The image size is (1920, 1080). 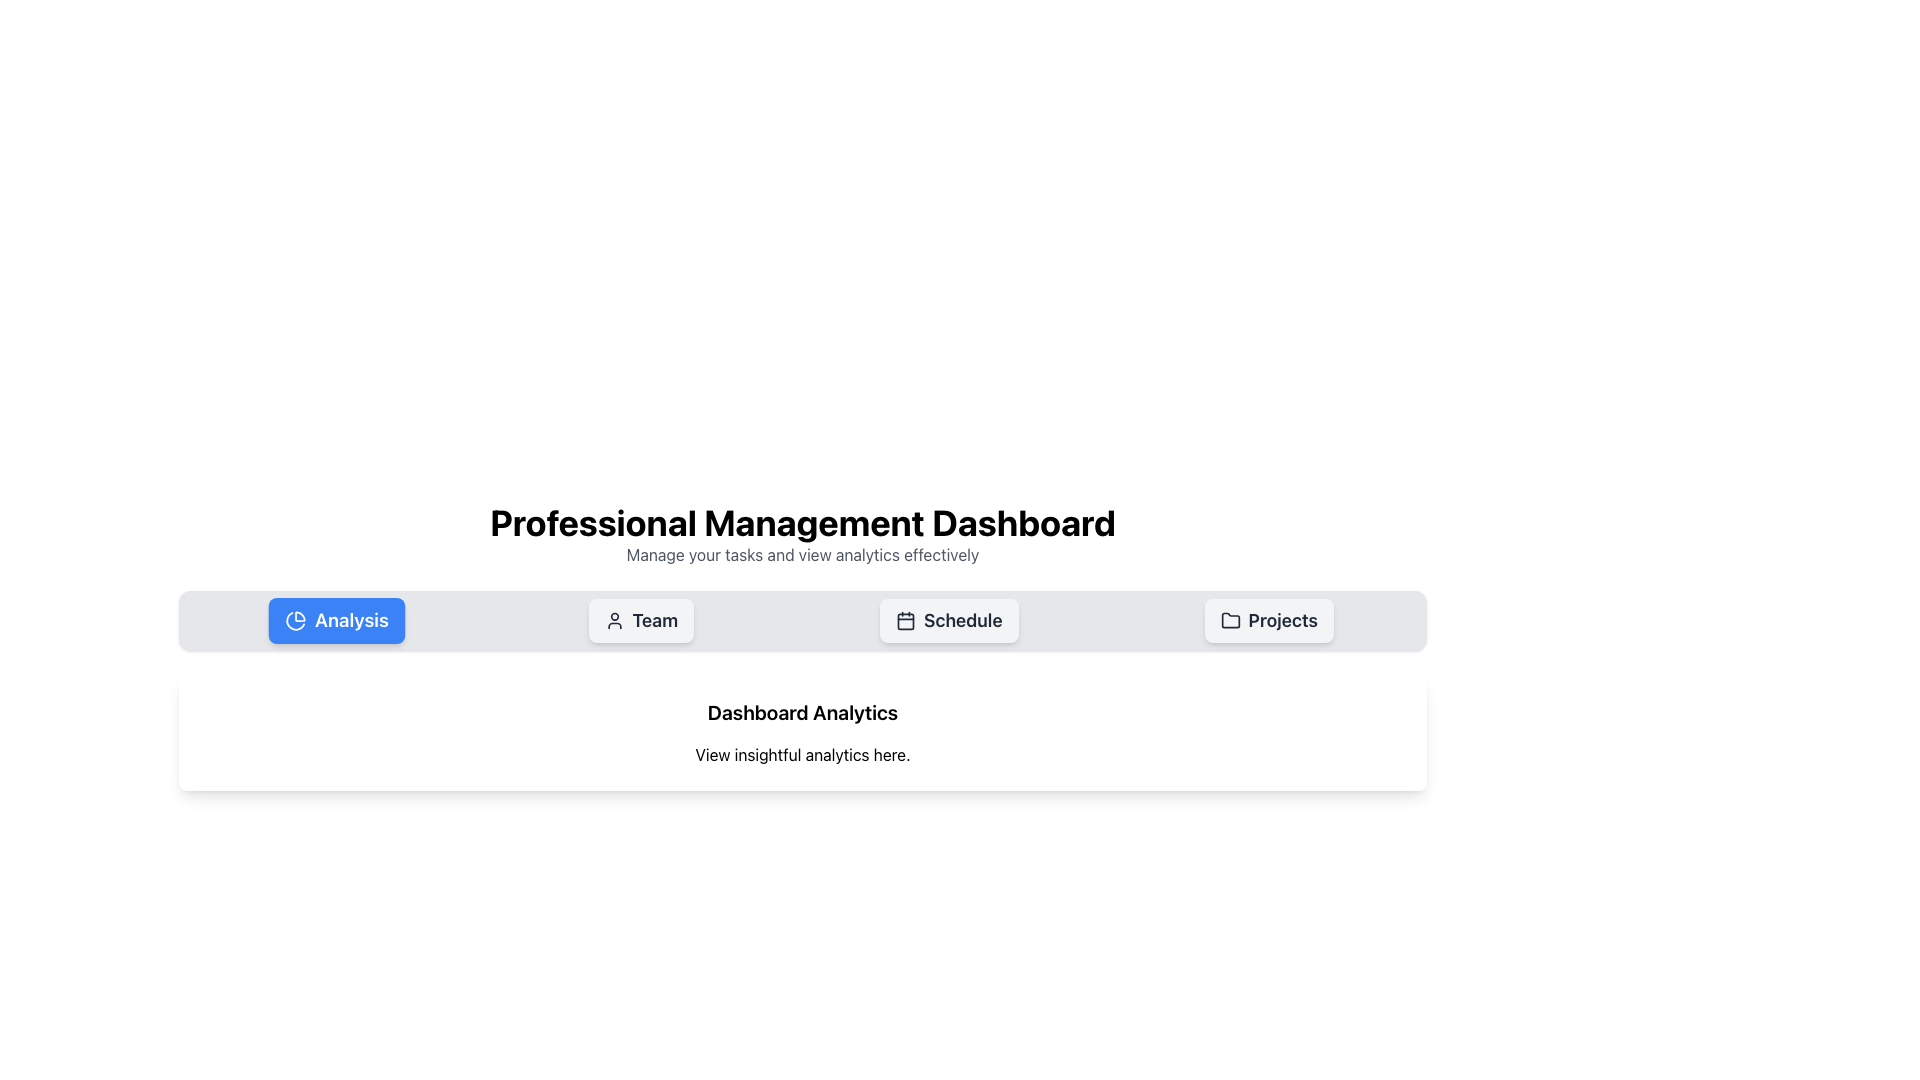 I want to click on descriptive text label located below the header 'Dashboard Analytics' in the analytics dashboard, which provides an introduction or instruction about the purpose of the dashboard, so click(x=802, y=755).